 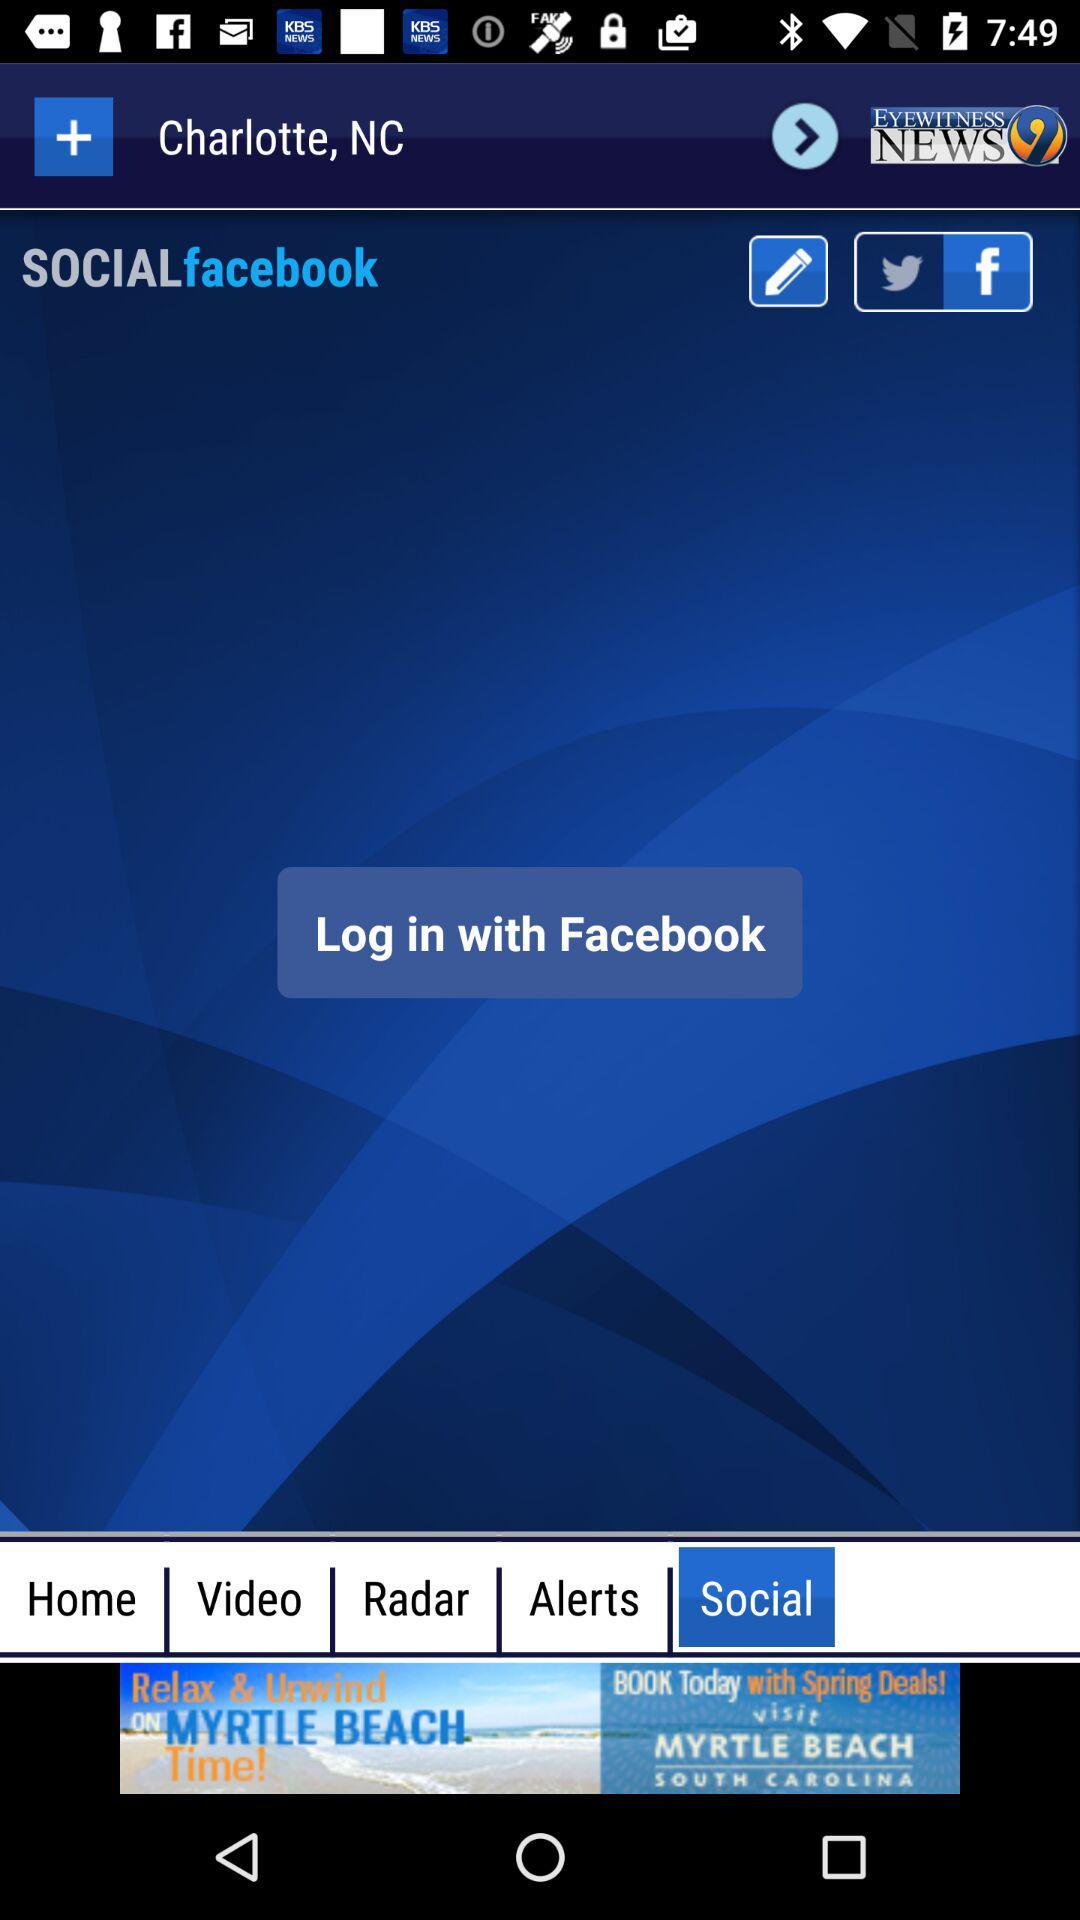 What do you see at coordinates (540, 1727) in the screenshot?
I see `click bottom advertisement` at bounding box center [540, 1727].